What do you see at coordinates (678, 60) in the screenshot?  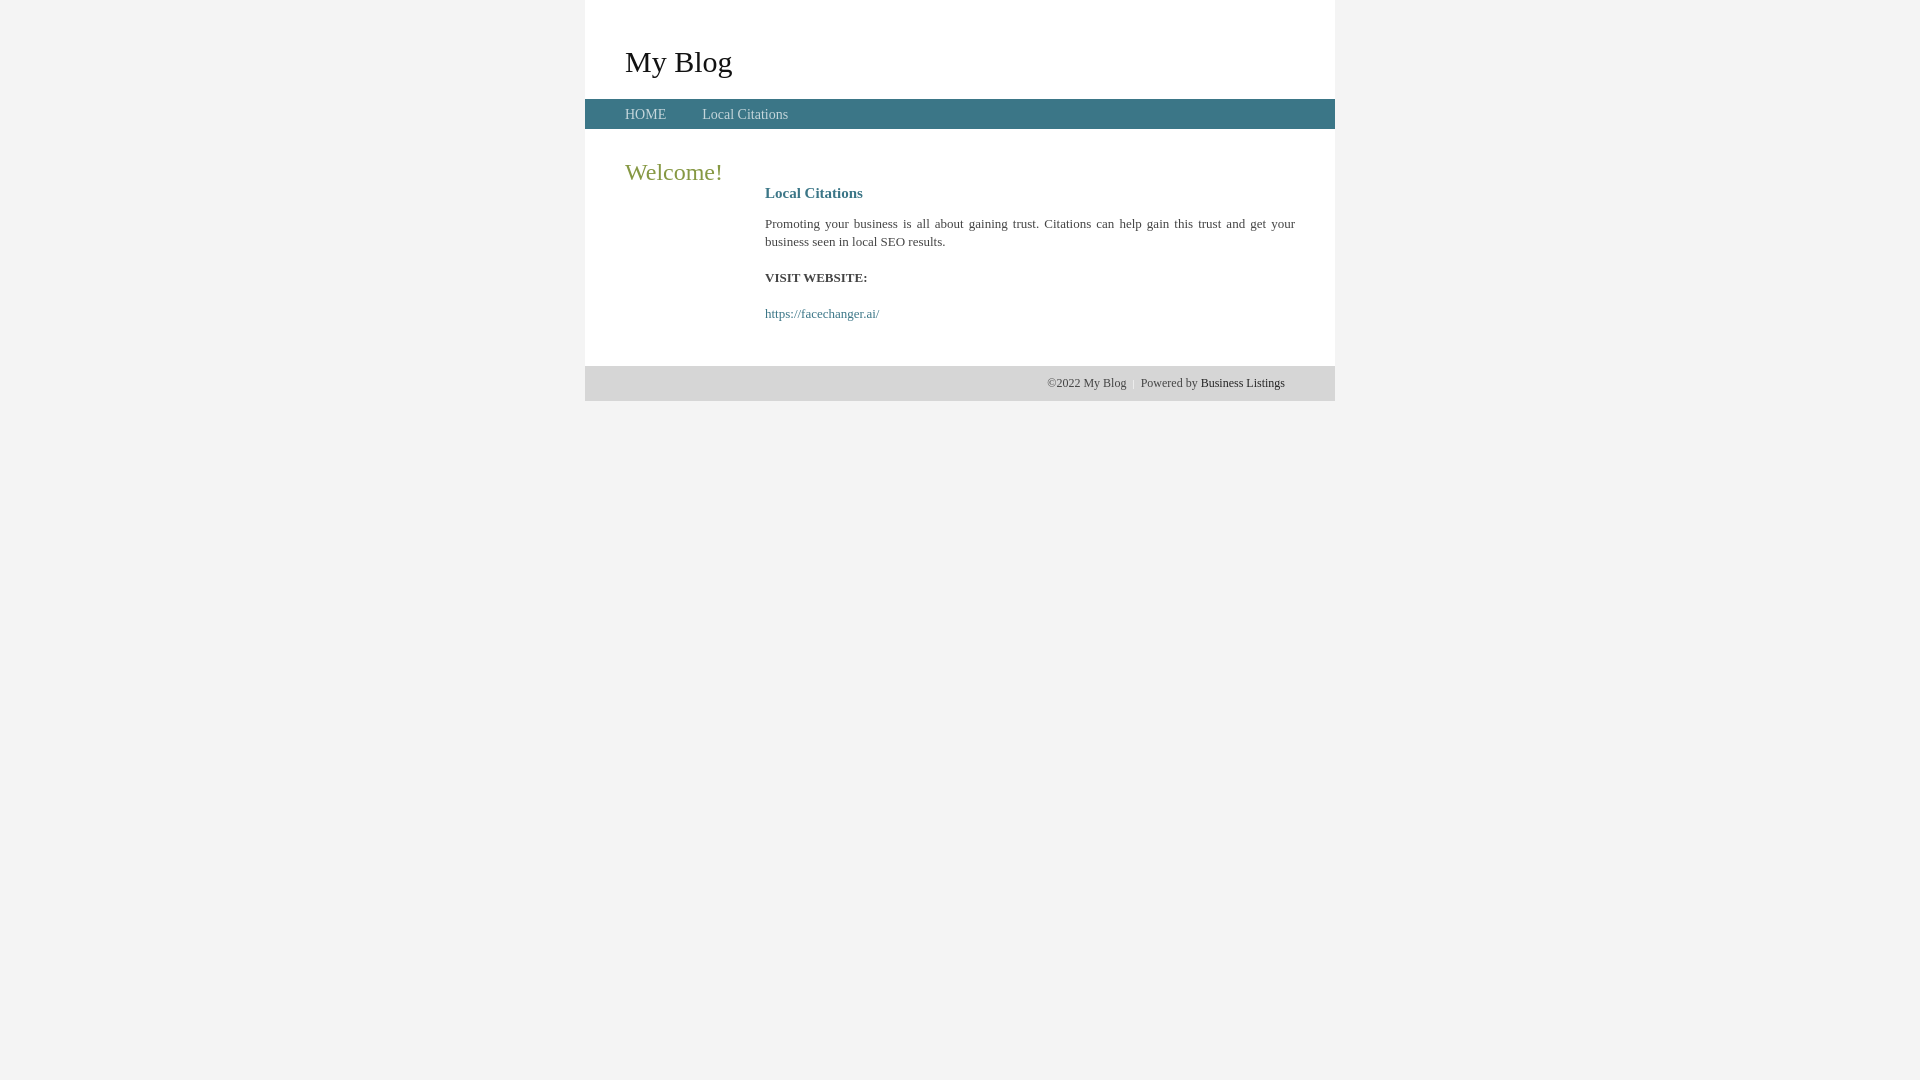 I see `'My Blog'` at bounding box center [678, 60].